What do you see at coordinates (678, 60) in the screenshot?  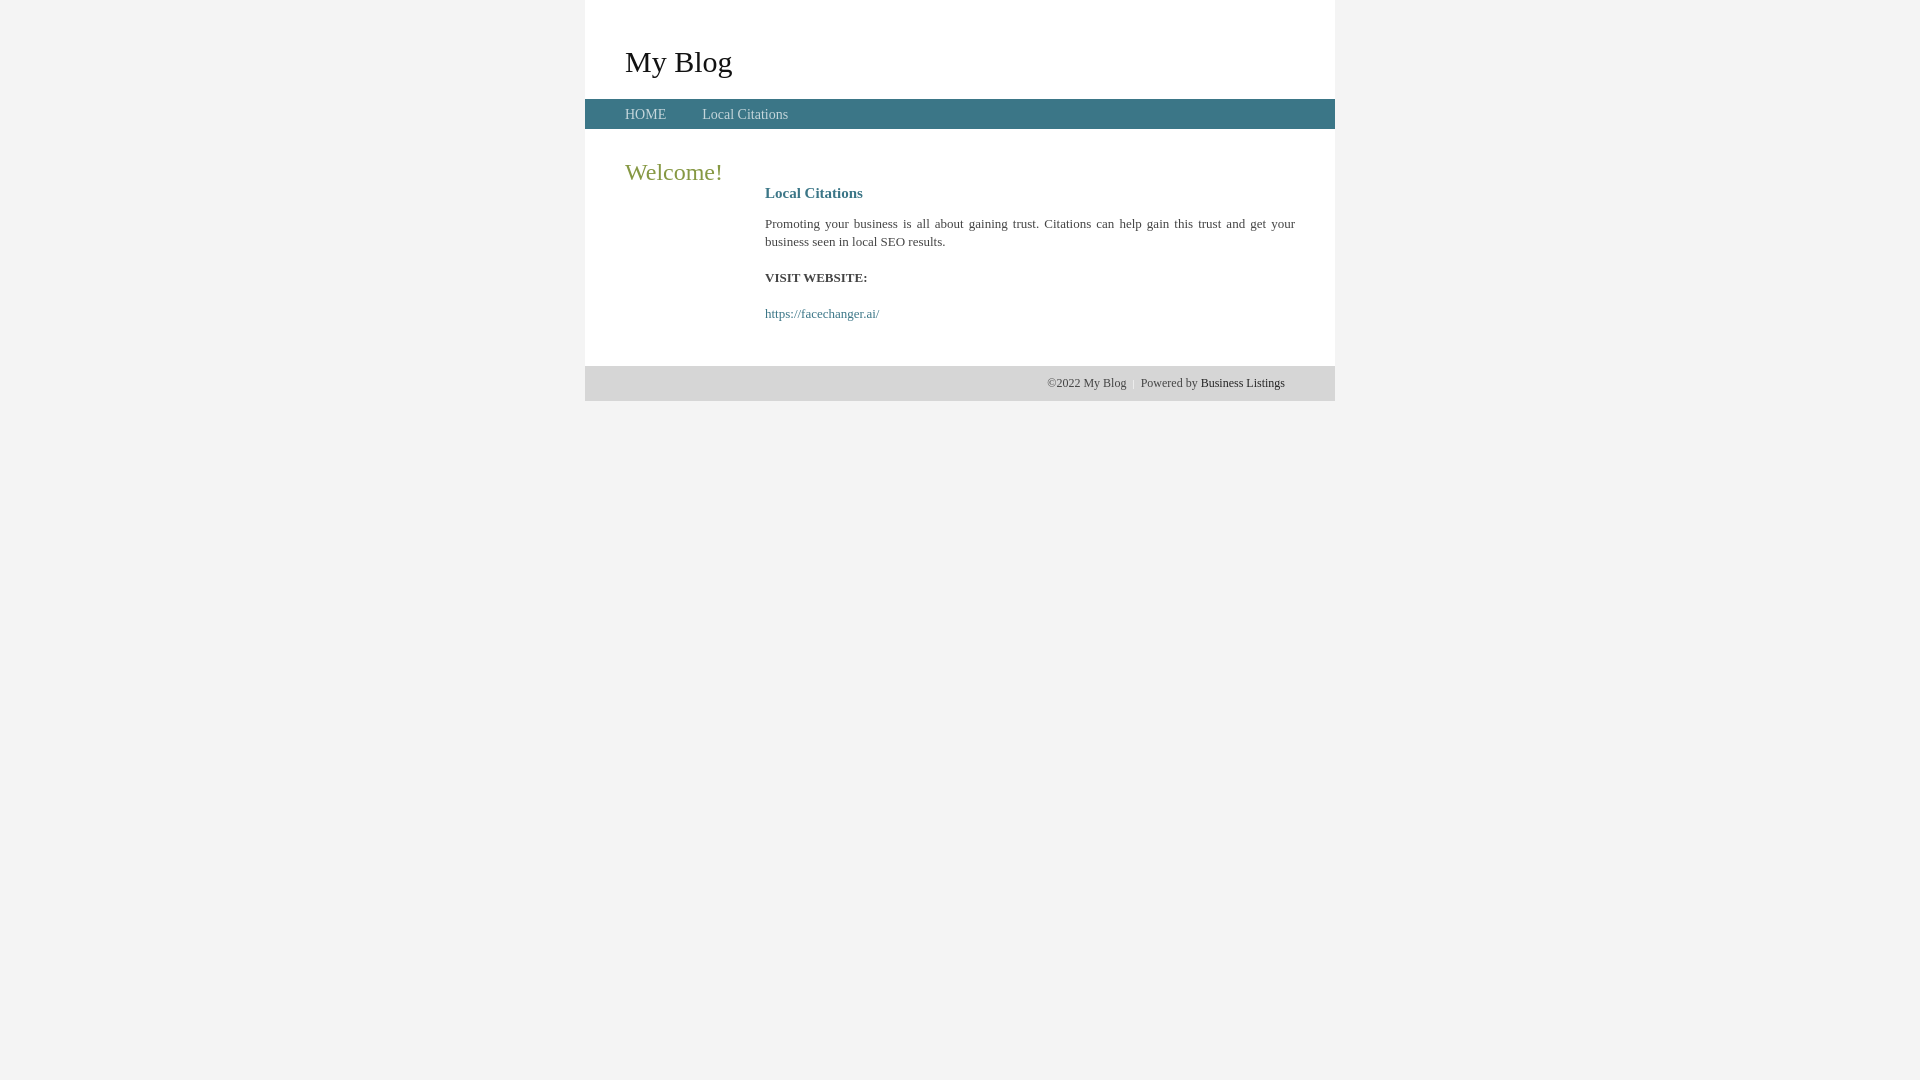 I see `'My Blog'` at bounding box center [678, 60].